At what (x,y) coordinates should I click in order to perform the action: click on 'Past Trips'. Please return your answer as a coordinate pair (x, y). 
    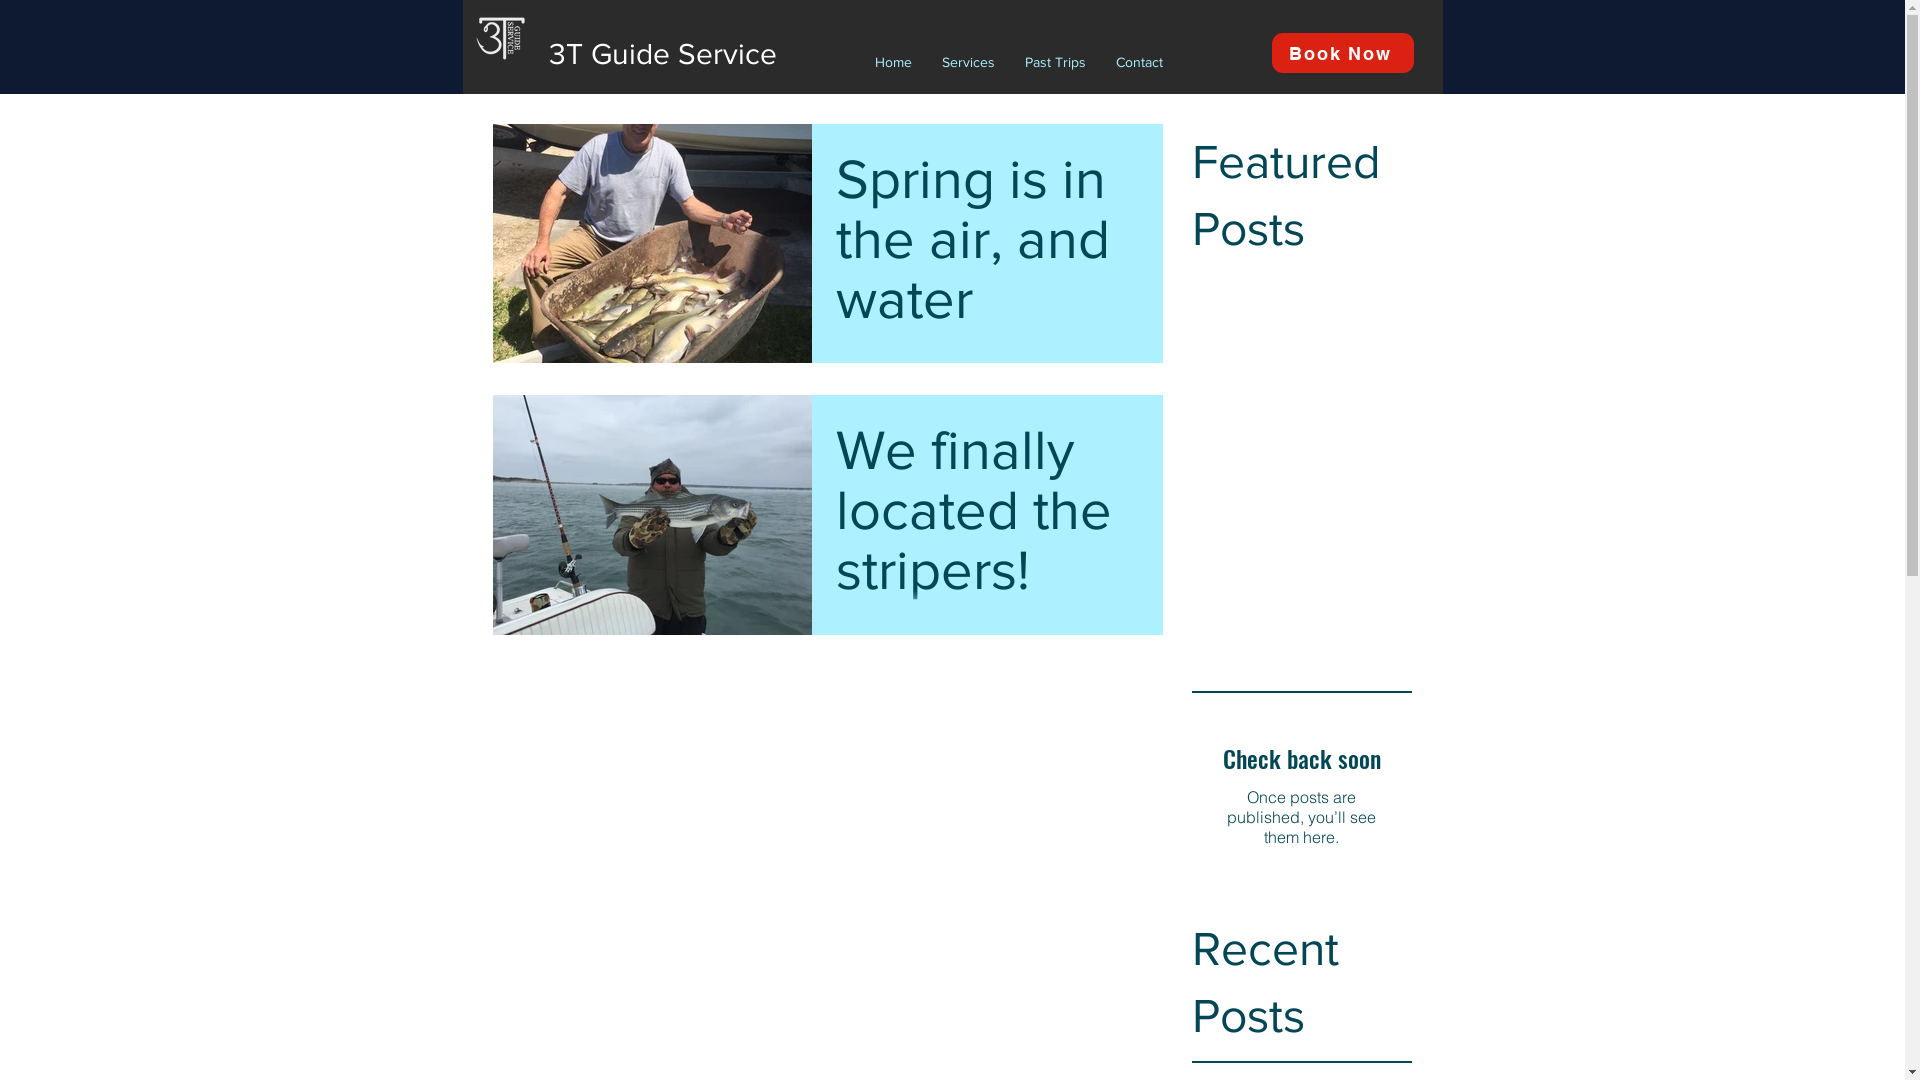
    Looking at the image, I should click on (1054, 60).